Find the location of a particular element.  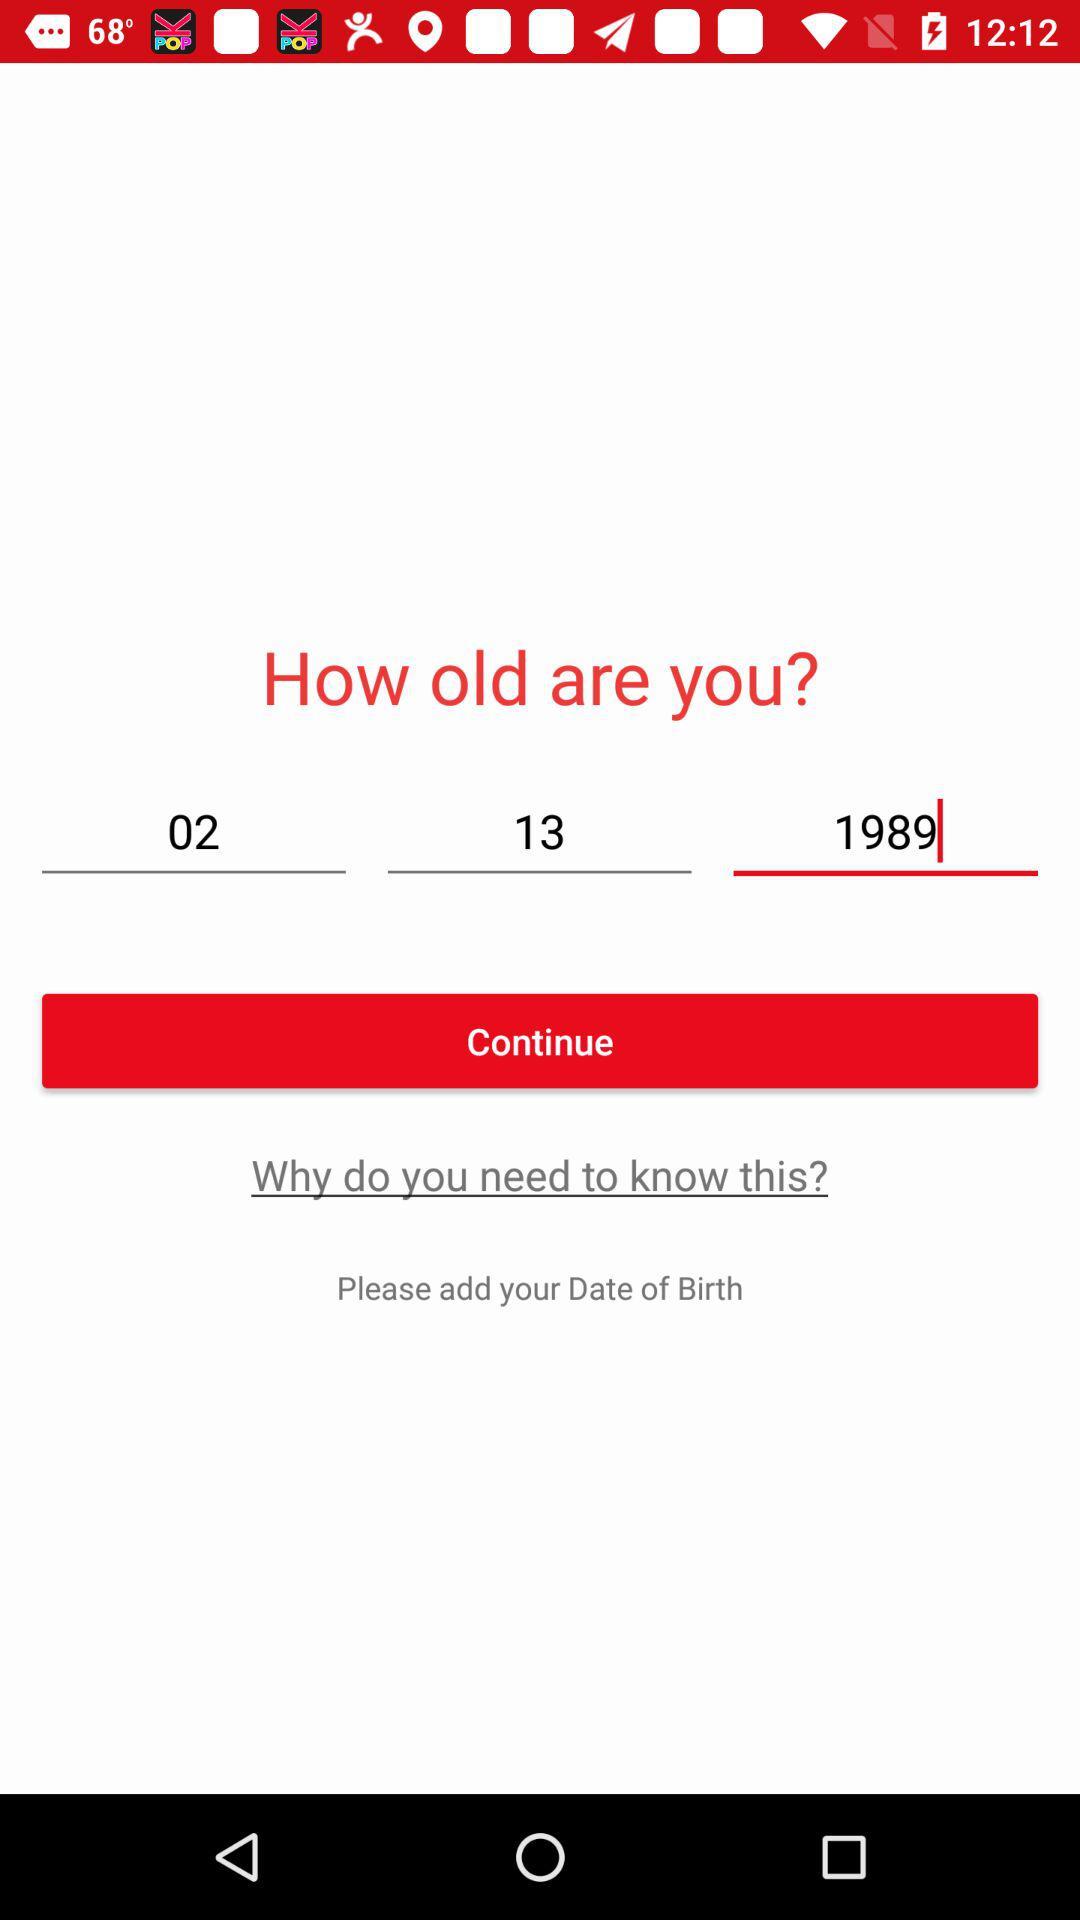

item above the continue is located at coordinates (538, 830).